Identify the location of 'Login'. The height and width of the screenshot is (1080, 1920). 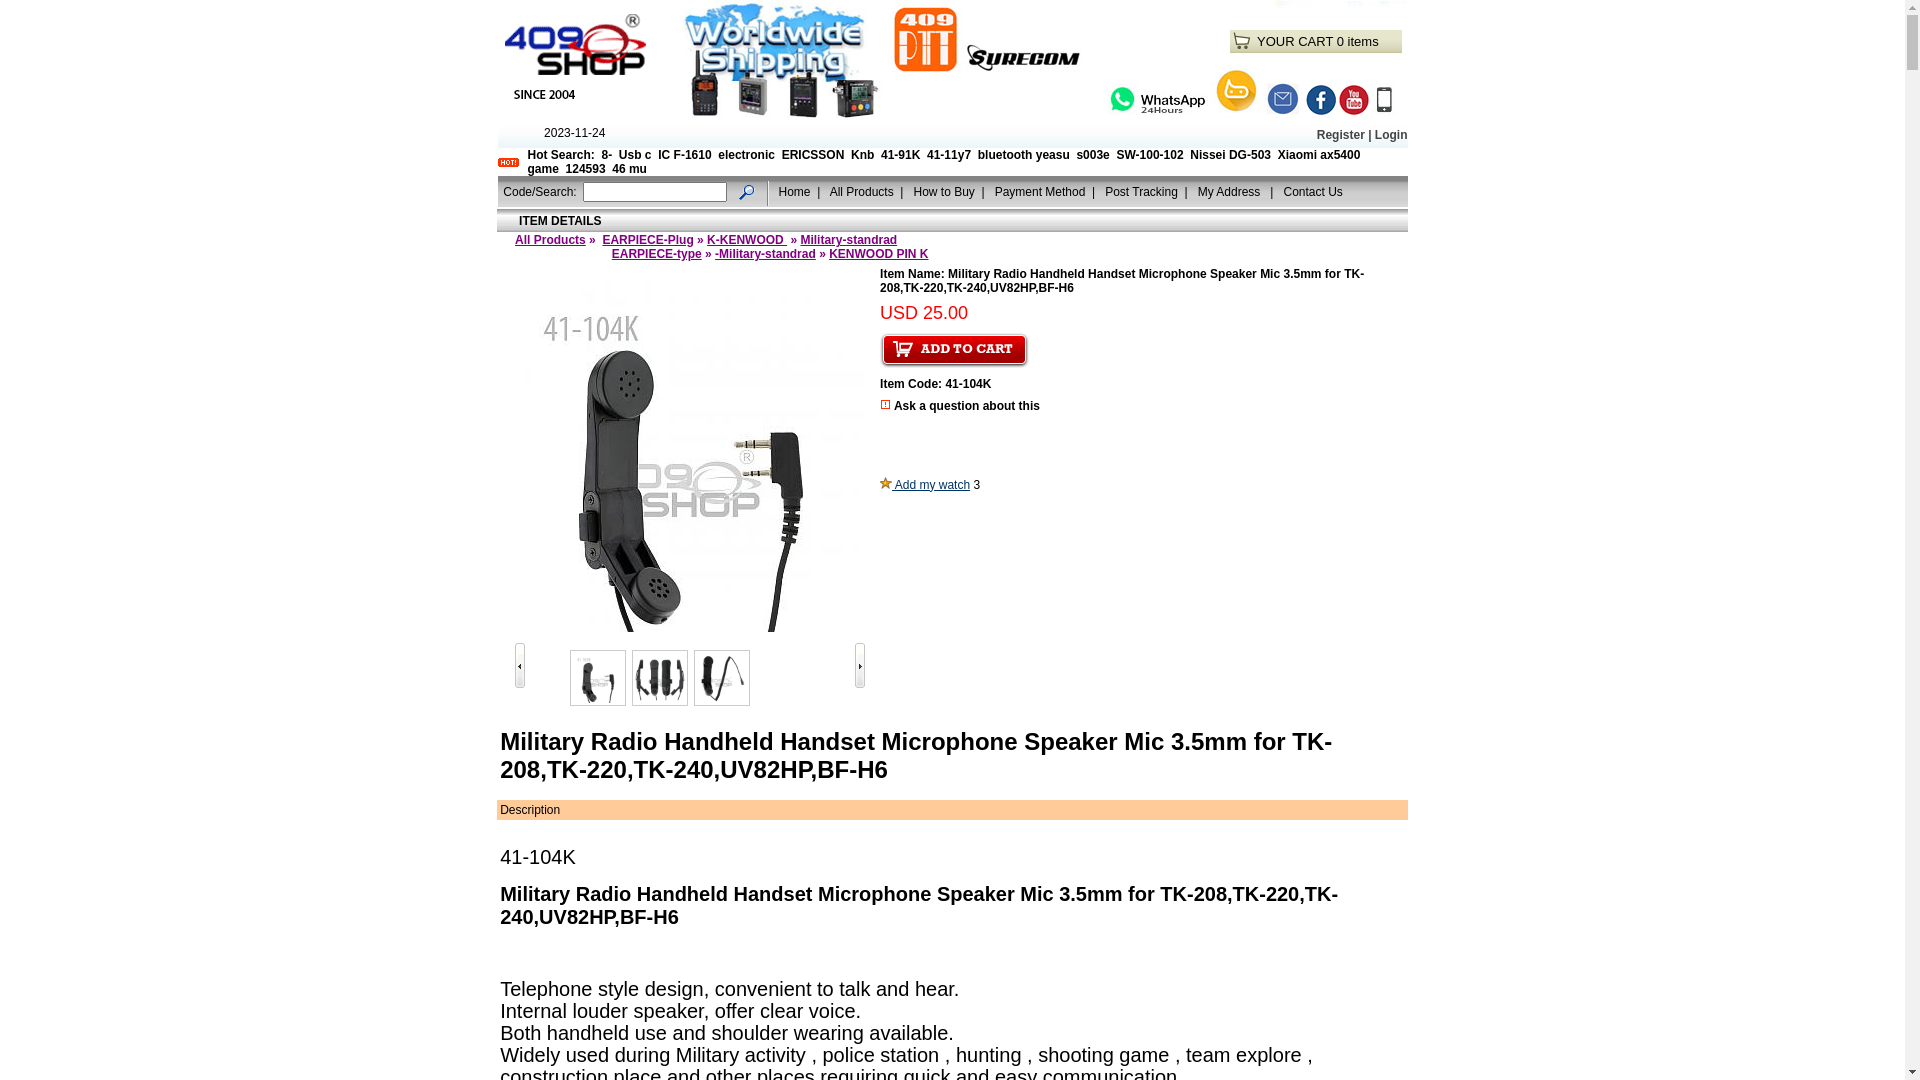
(1390, 135).